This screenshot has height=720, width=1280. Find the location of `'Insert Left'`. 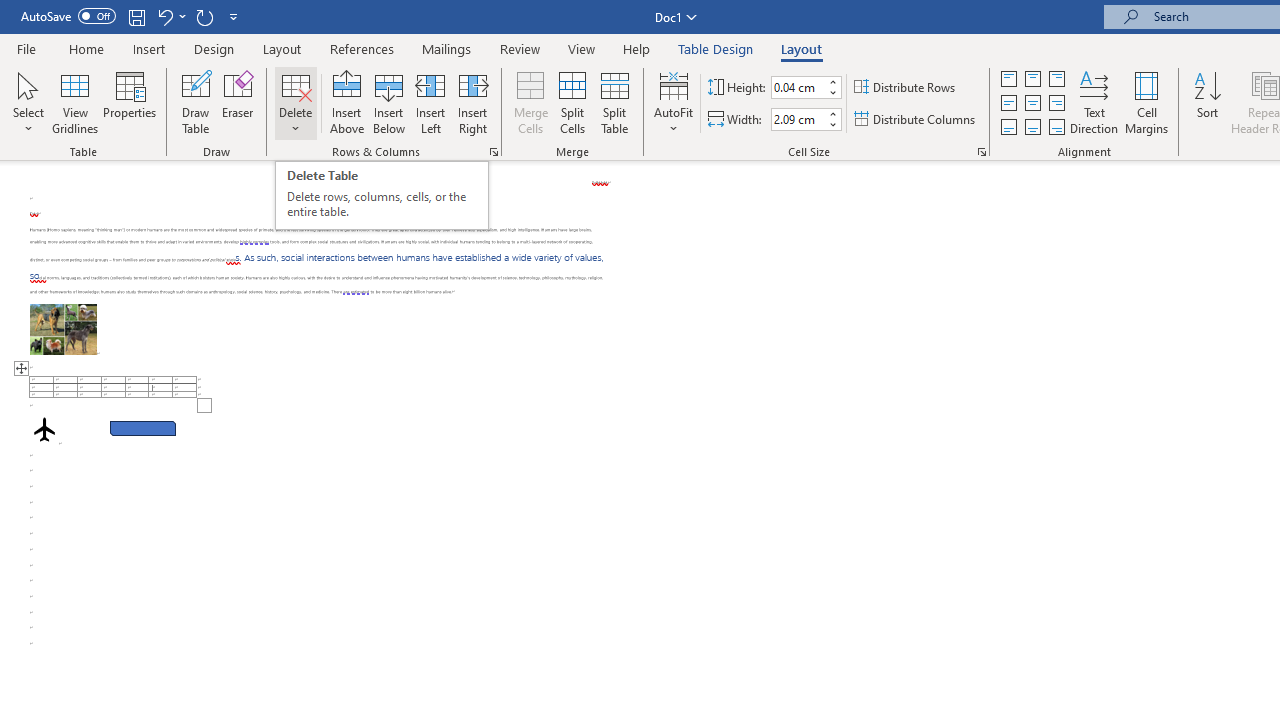

'Insert Left' is located at coordinates (429, 103).